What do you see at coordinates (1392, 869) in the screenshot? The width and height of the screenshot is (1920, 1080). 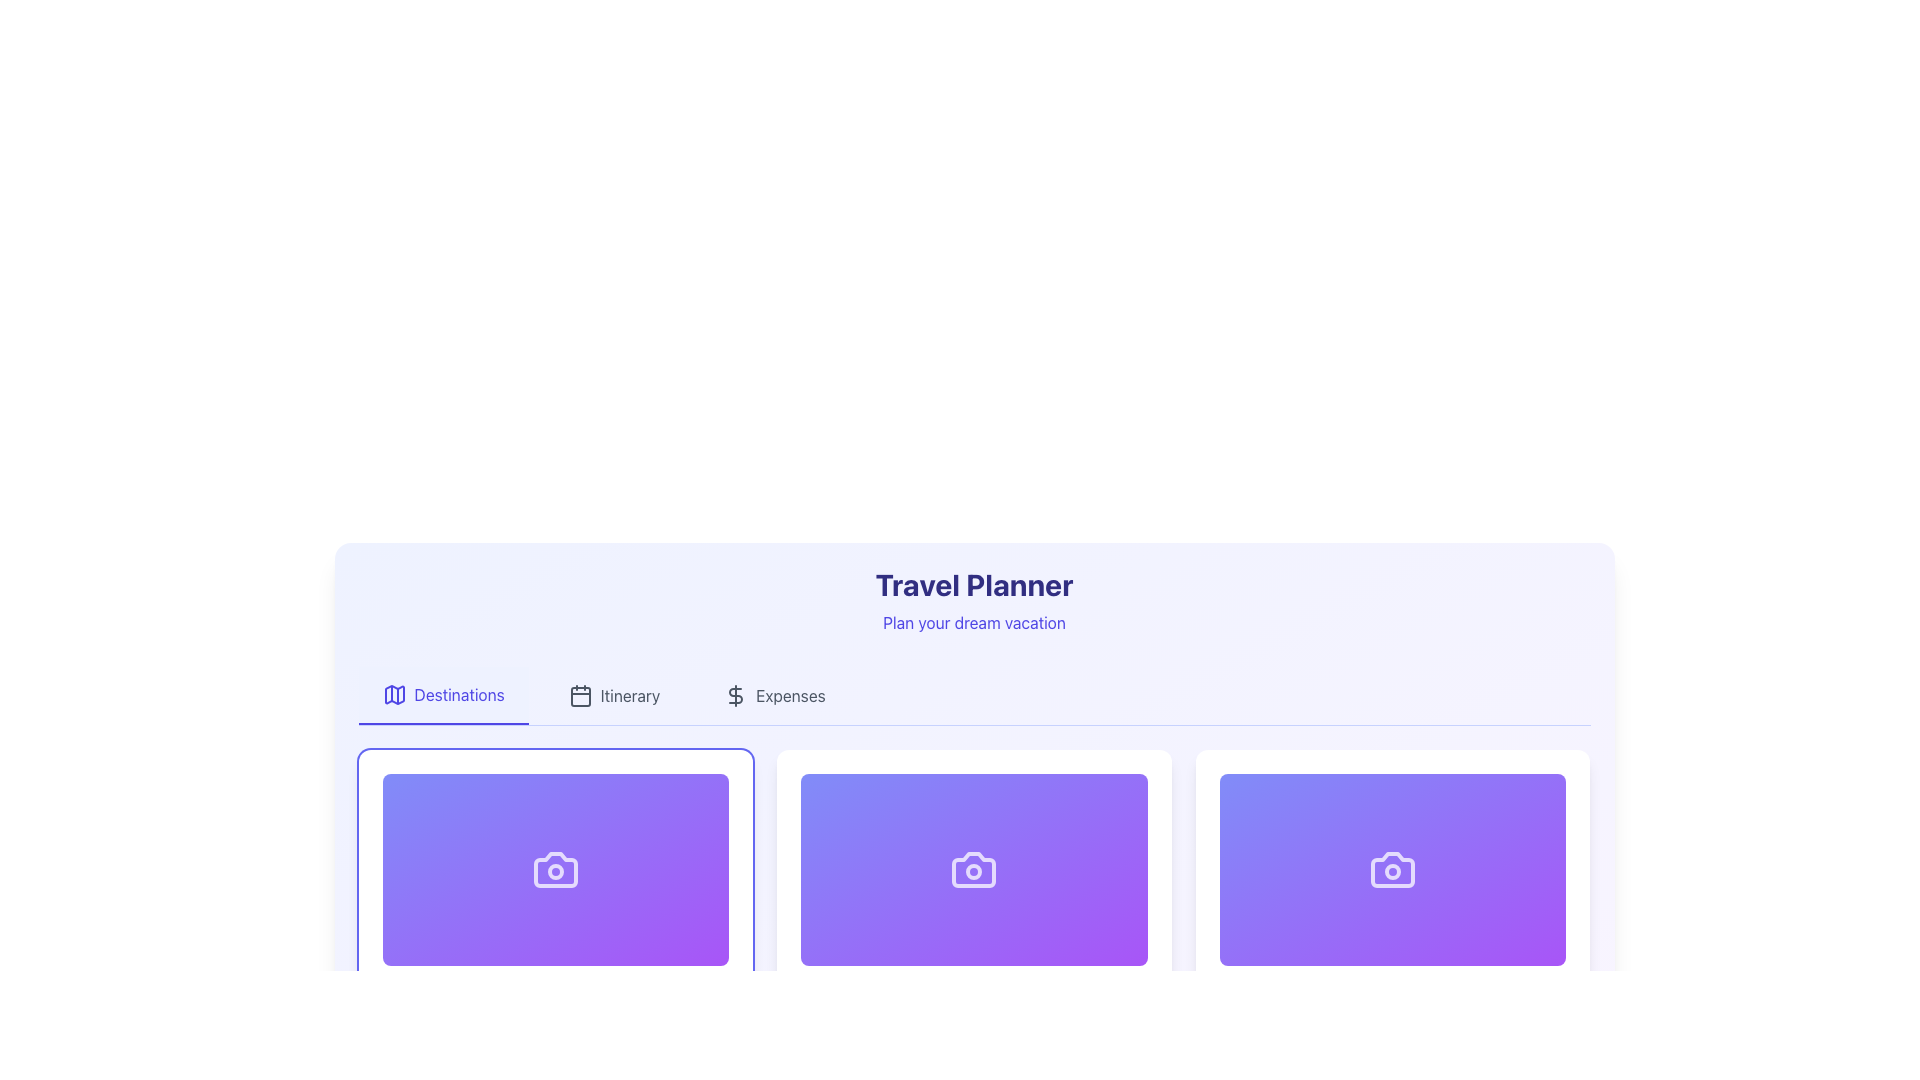 I see `the camera icon located in the second tile from the left under the 'Travel Planner' header, which is intended for capturing images or selecting photos` at bounding box center [1392, 869].